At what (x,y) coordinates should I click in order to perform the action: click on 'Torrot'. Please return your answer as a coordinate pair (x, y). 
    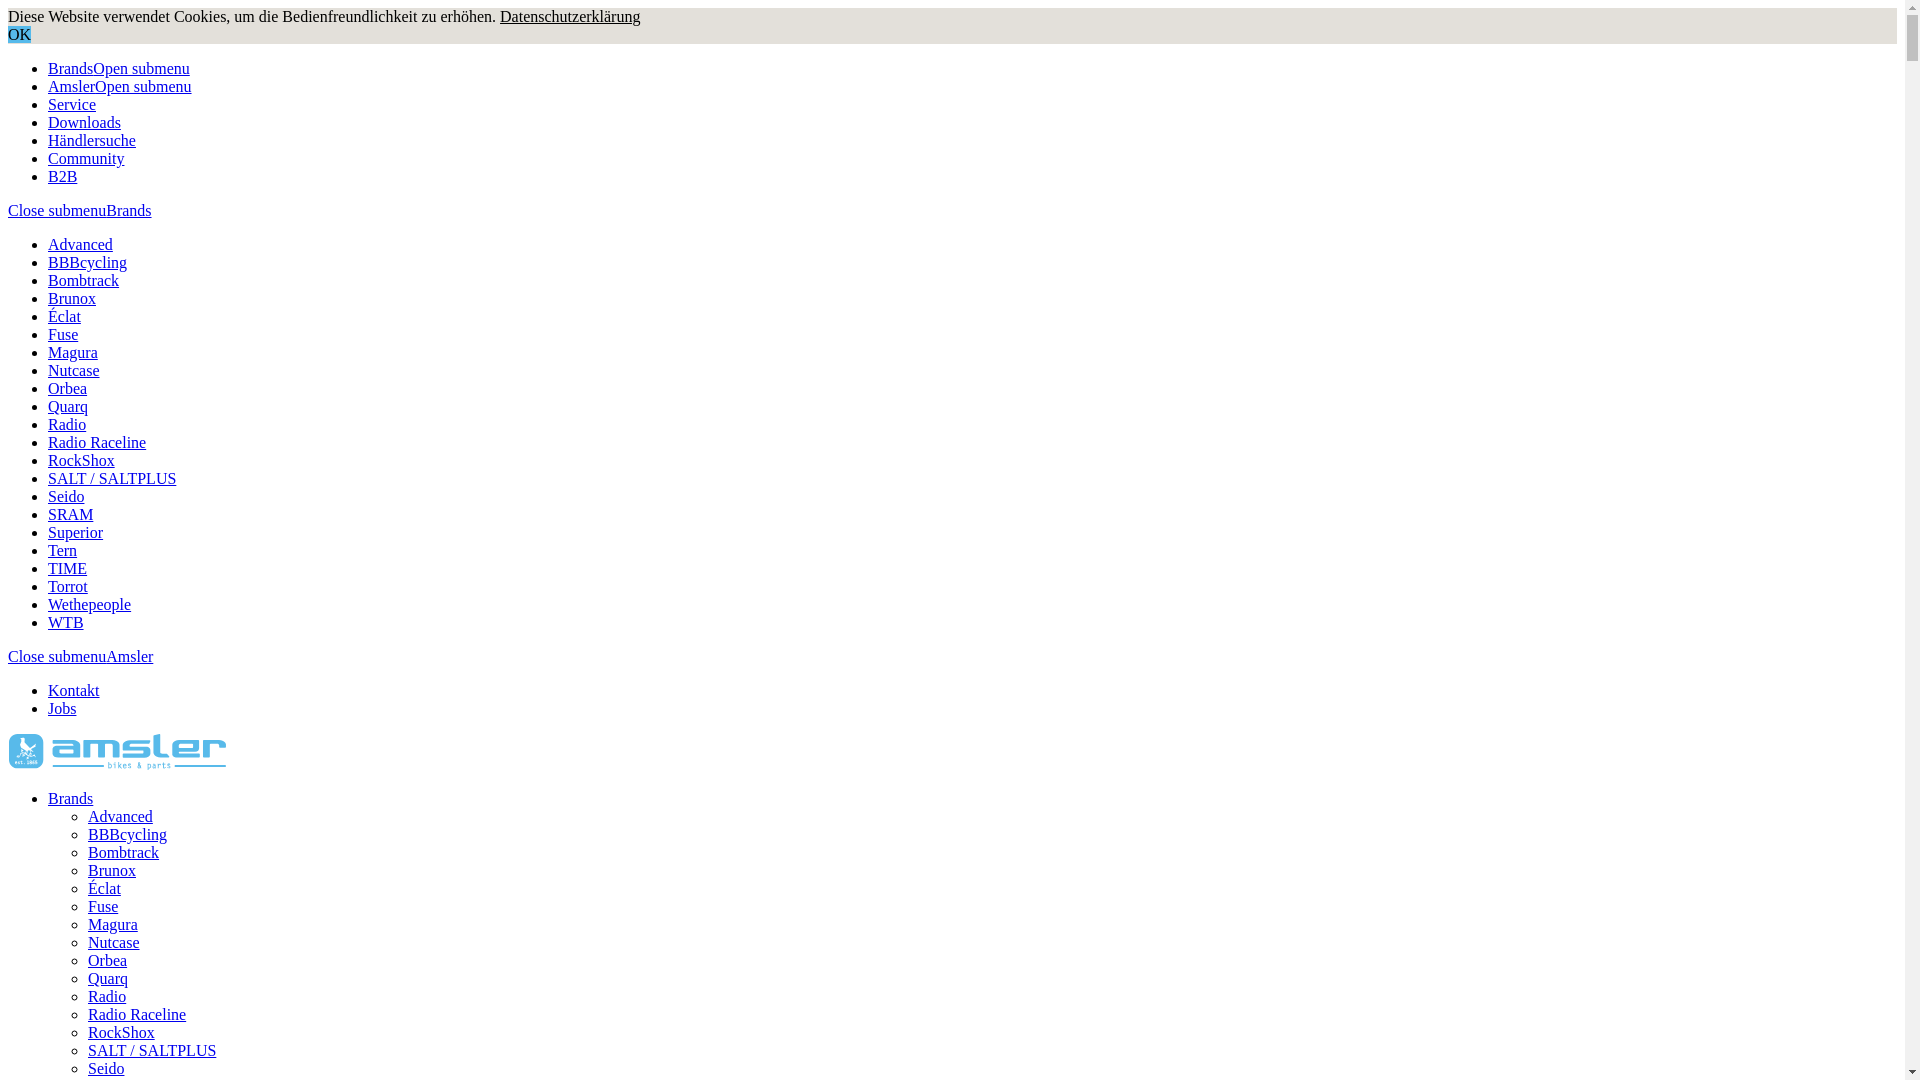
    Looking at the image, I should click on (67, 585).